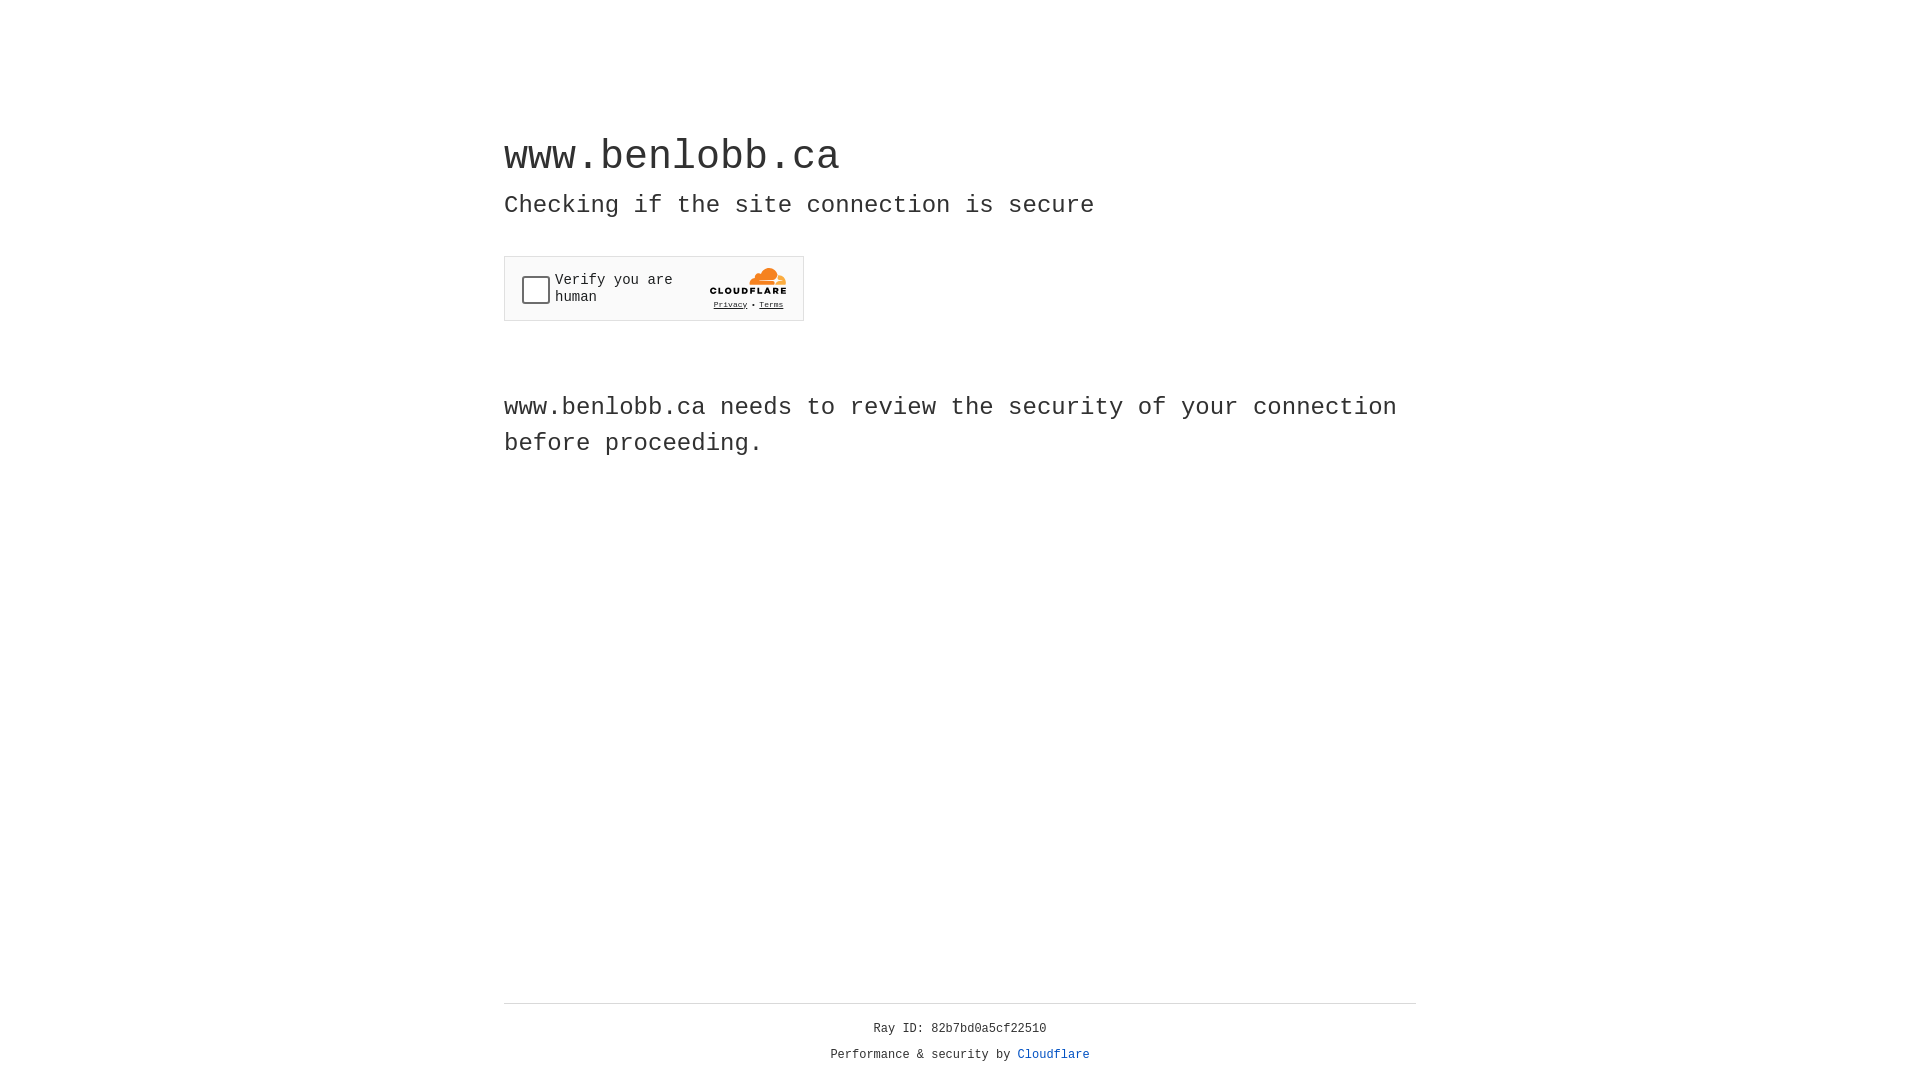  Describe the element at coordinates (1053, 1054) in the screenshot. I see `'Cloudflare'` at that location.